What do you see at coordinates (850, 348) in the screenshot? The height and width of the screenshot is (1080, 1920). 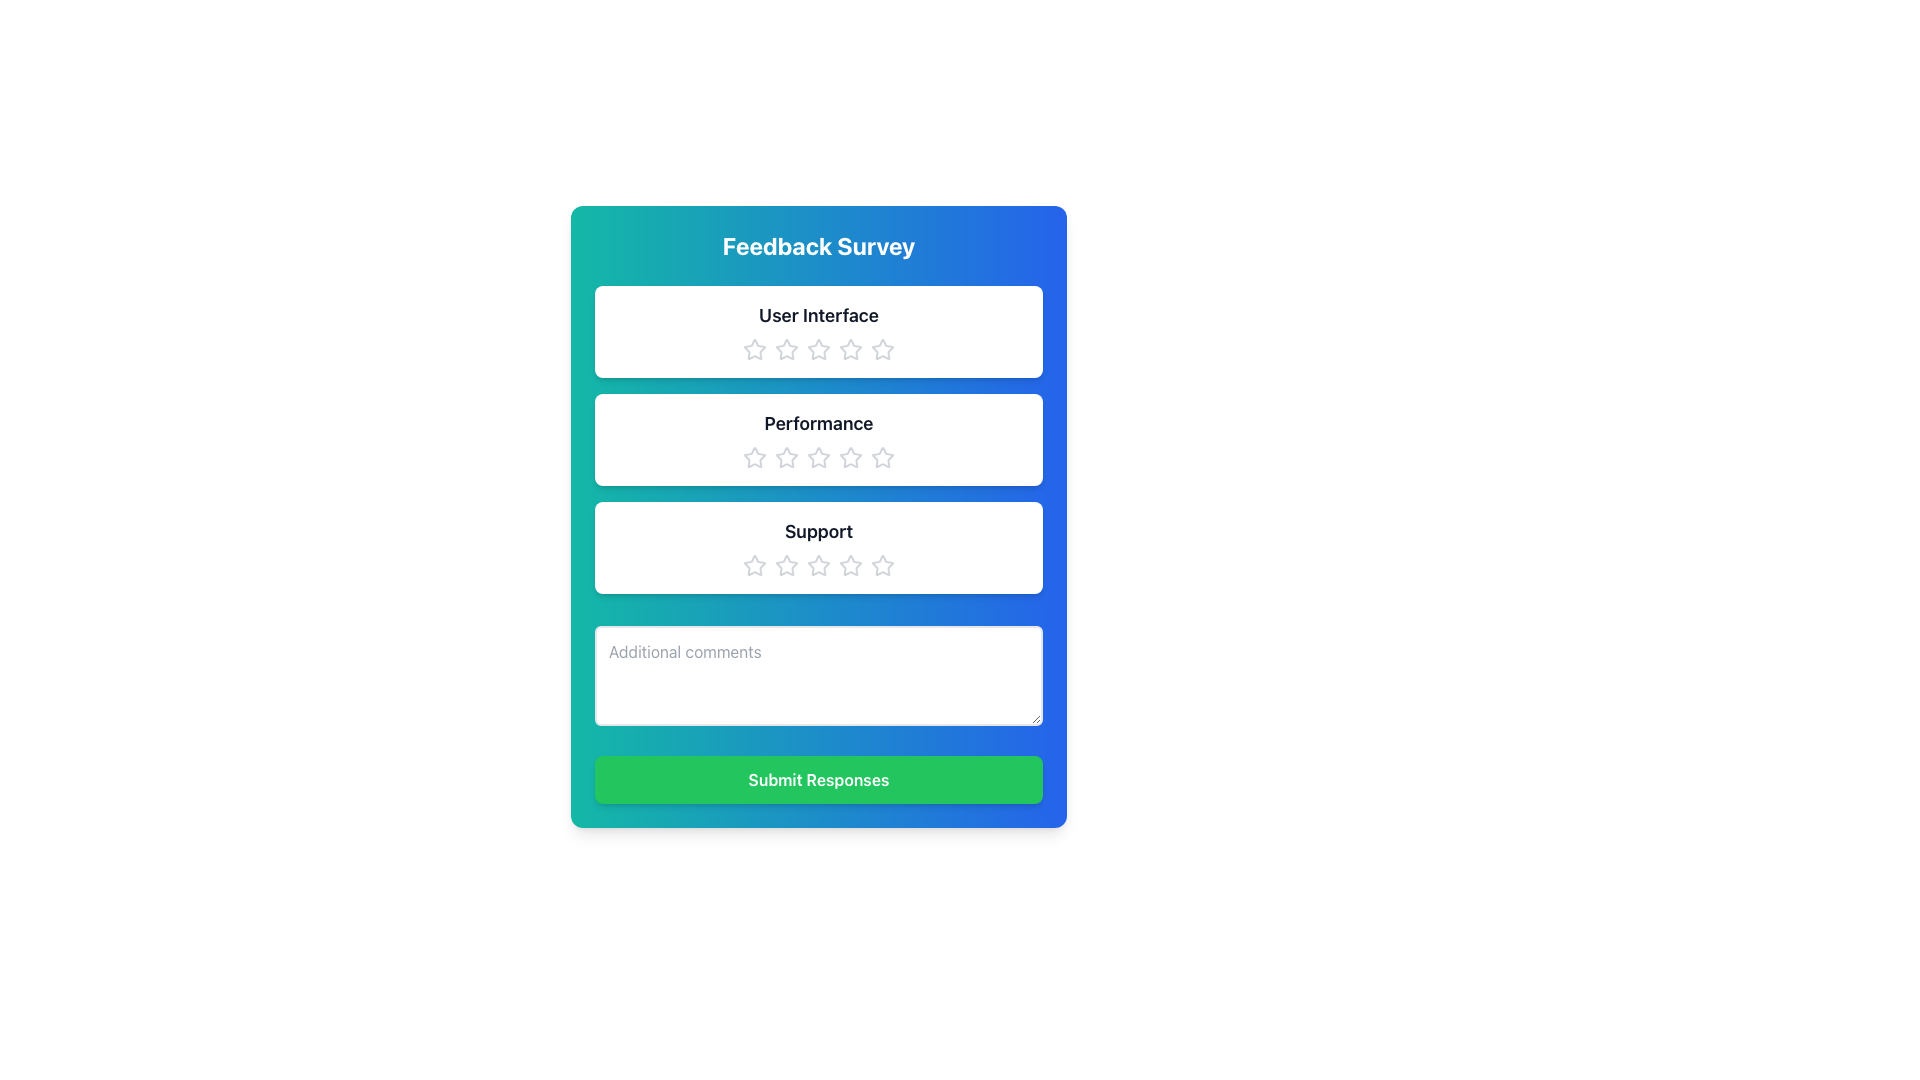 I see `the third star icon` at bounding box center [850, 348].